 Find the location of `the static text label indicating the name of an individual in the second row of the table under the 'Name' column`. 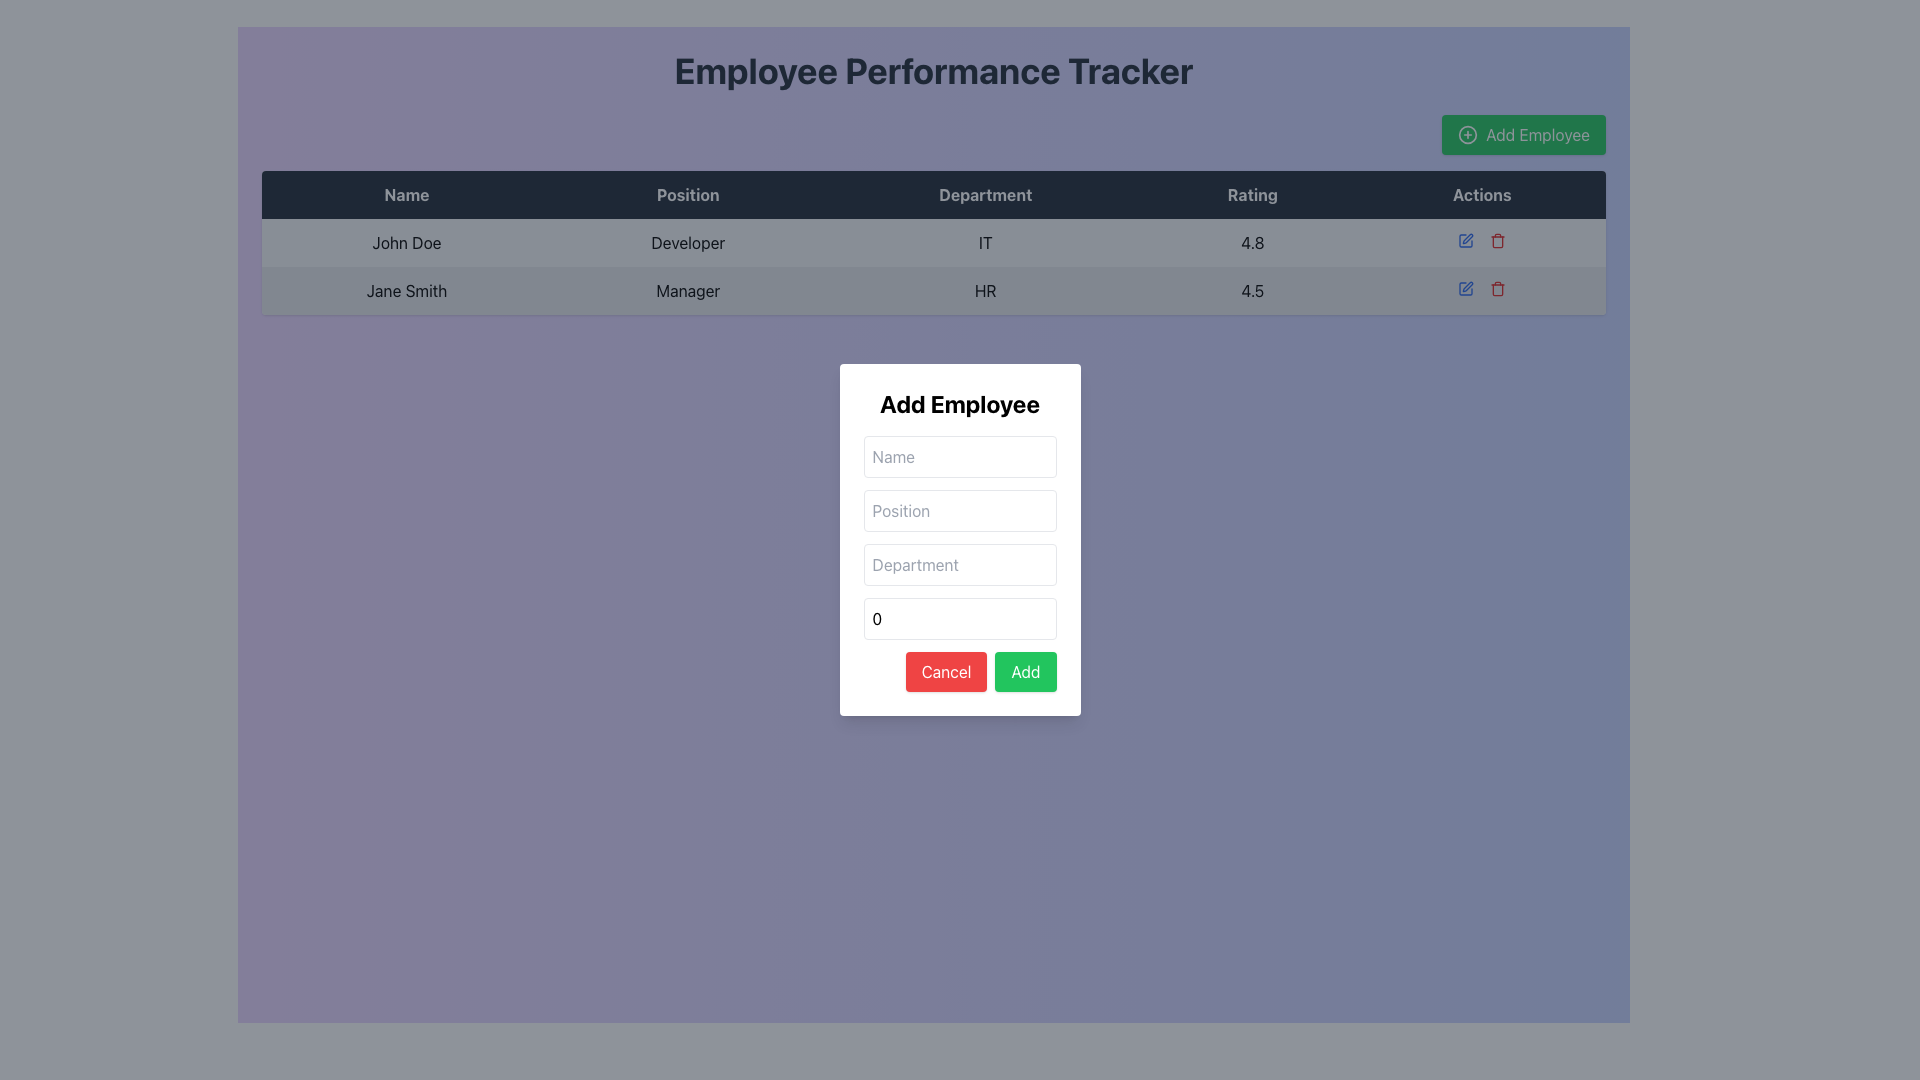

the static text label indicating the name of an individual in the second row of the table under the 'Name' column is located at coordinates (406, 290).